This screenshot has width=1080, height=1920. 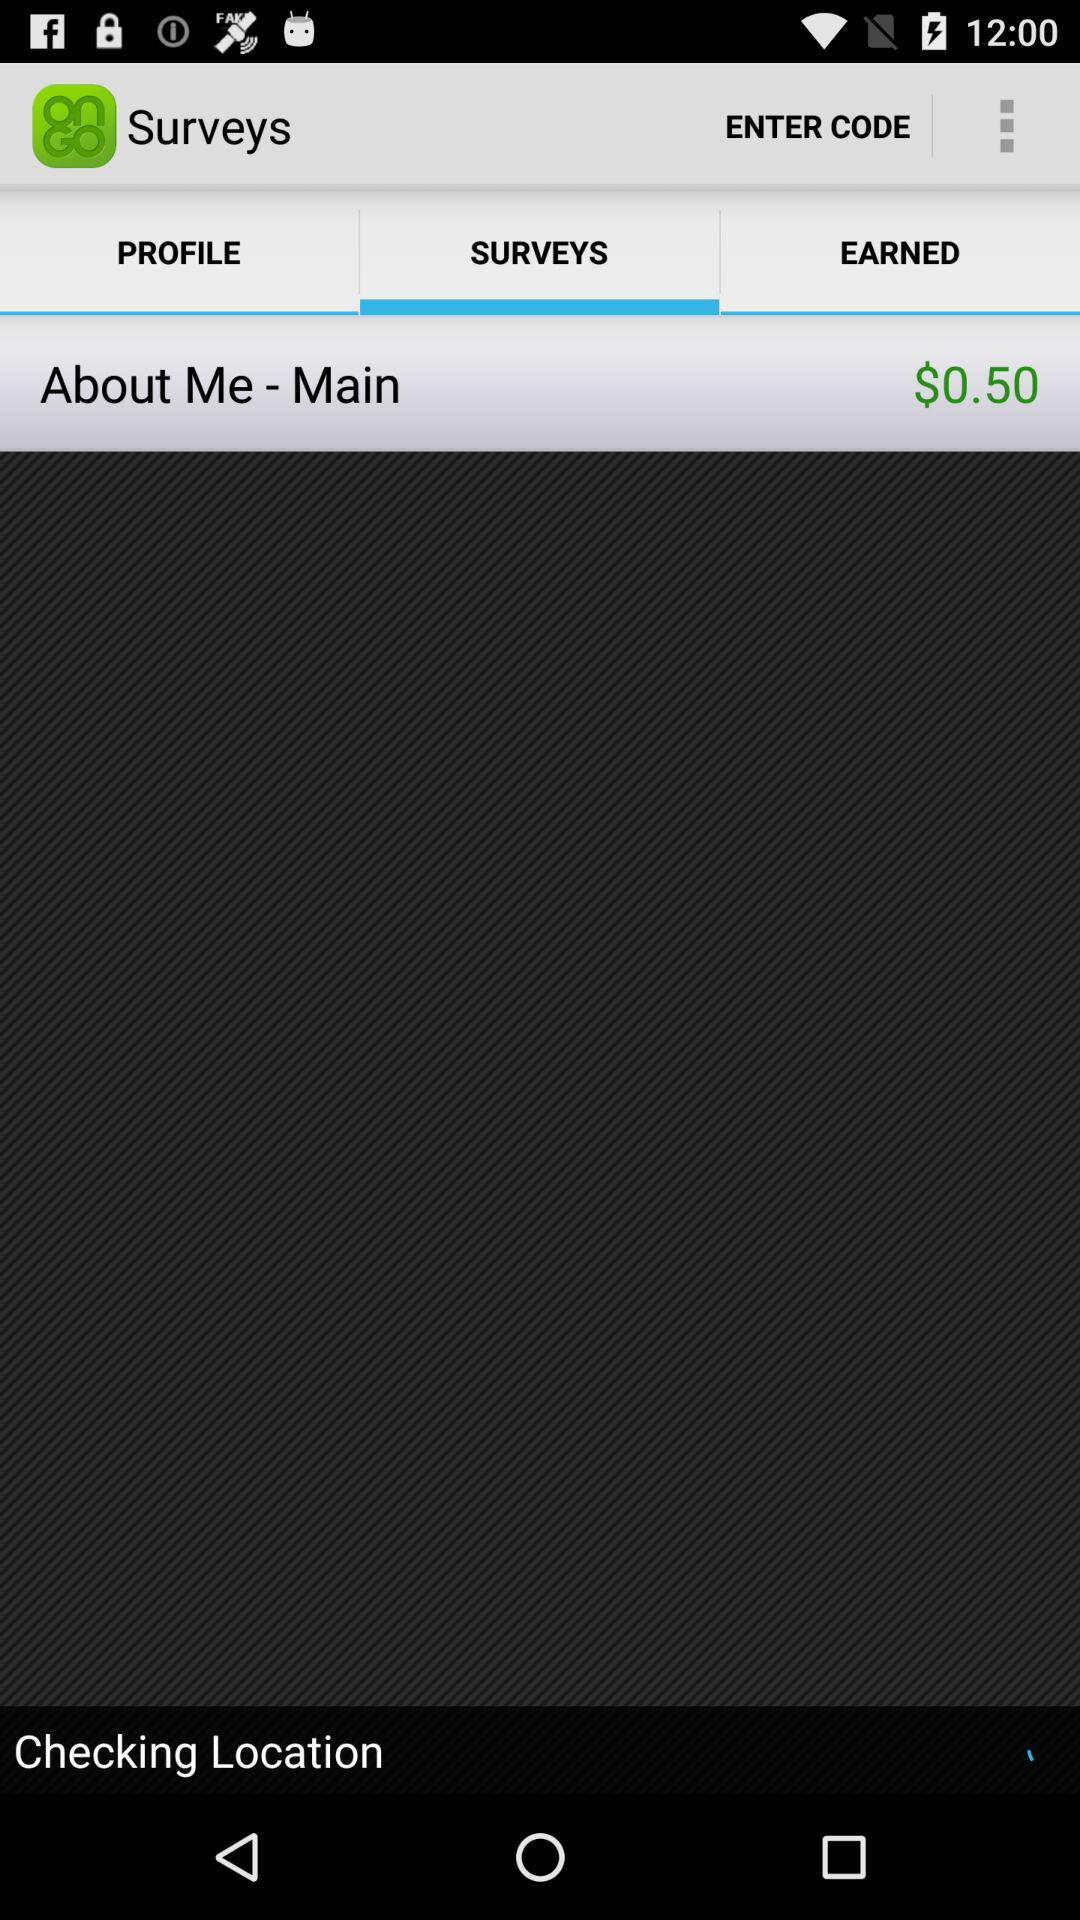 I want to click on the enter code, so click(x=817, y=124).